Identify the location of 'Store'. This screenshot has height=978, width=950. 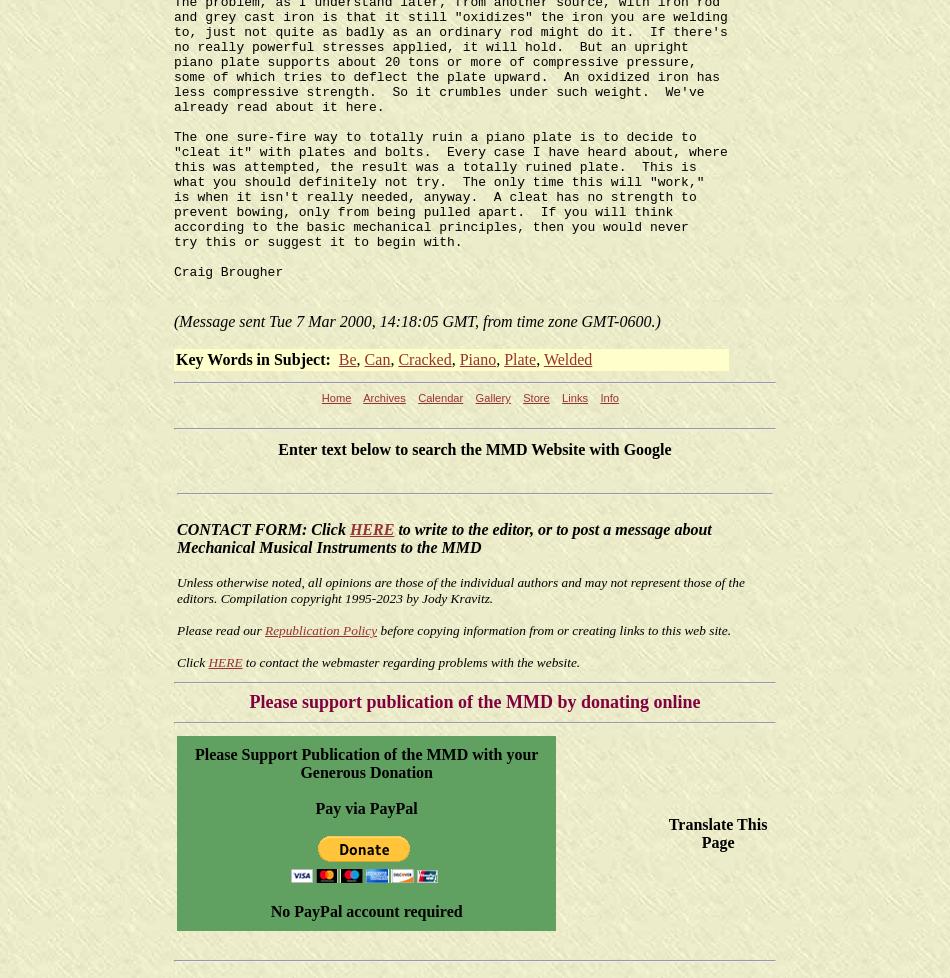
(535, 397).